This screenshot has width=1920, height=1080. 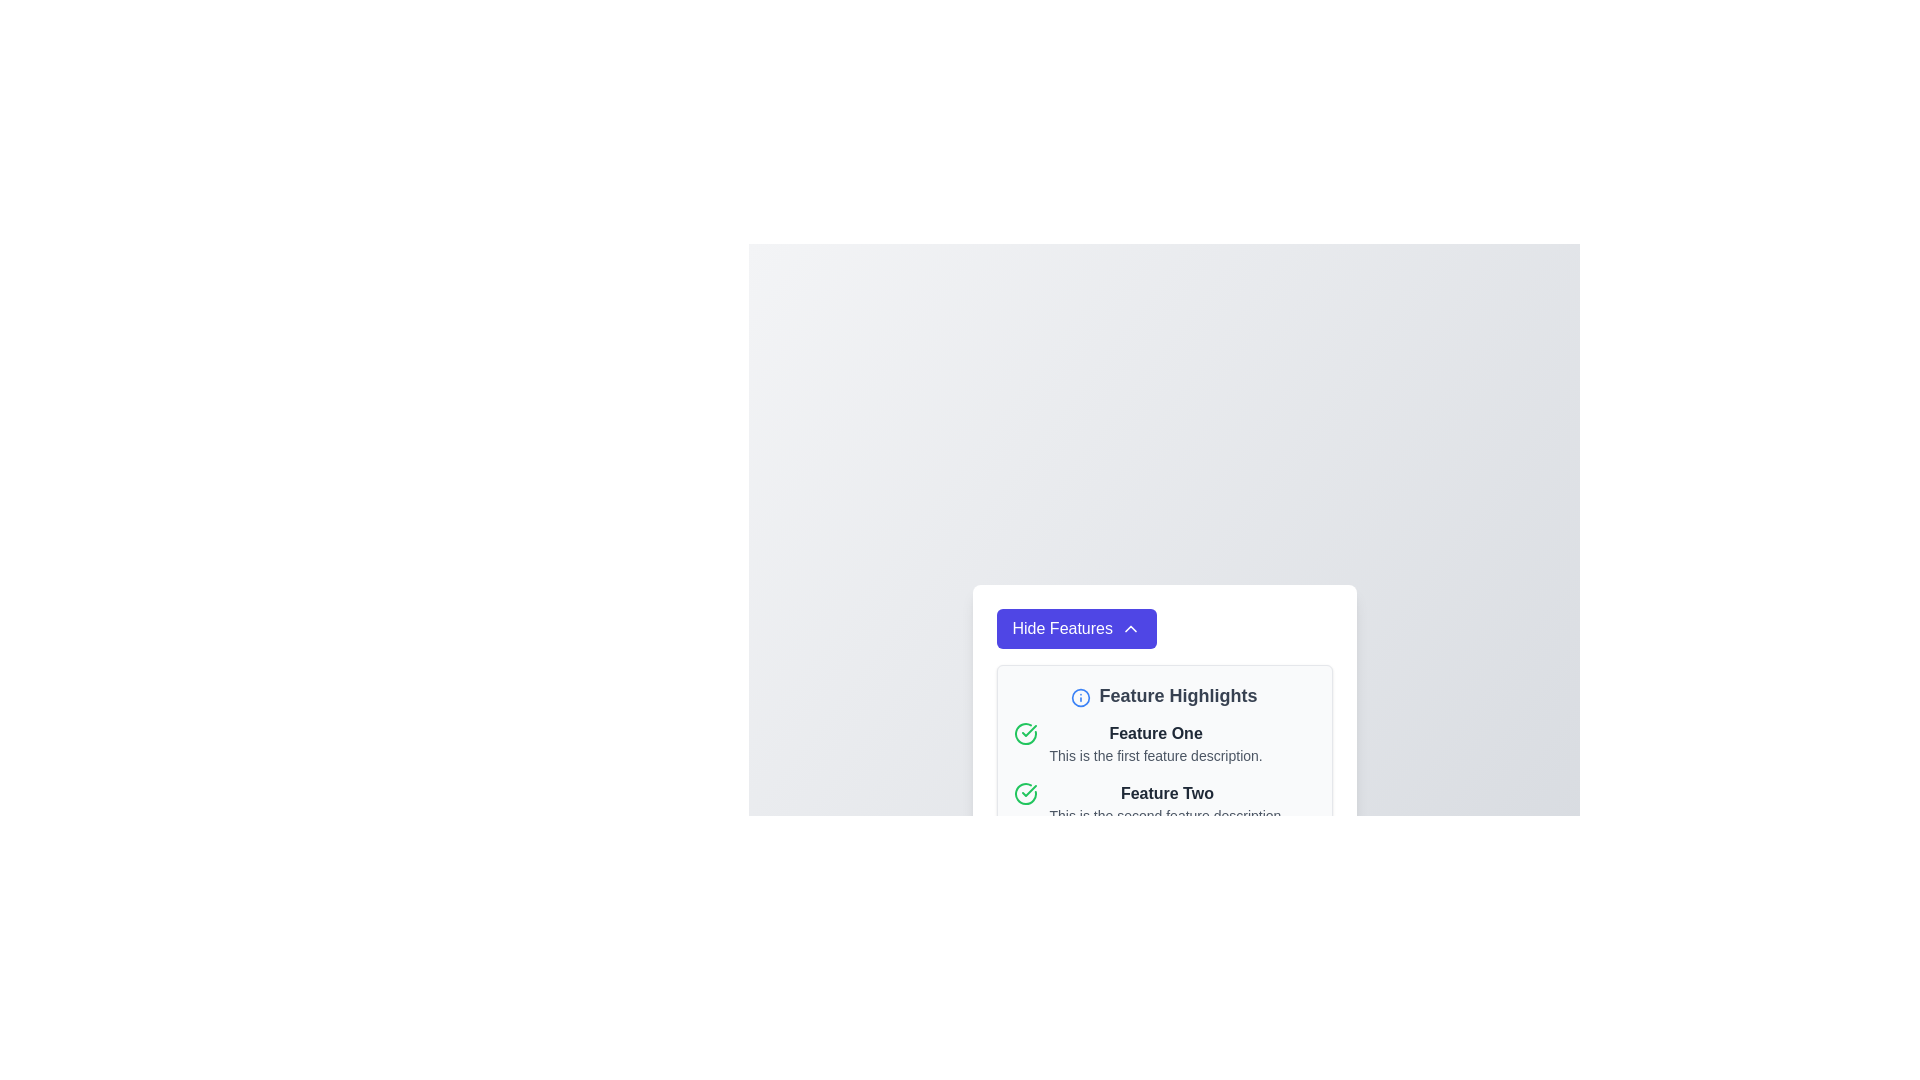 What do you see at coordinates (1025, 733) in the screenshot?
I see `the green circular icon with a checkmark inside, which represents a confirmation or success state, located to the immediate left of the text label 'Feature One'` at bounding box center [1025, 733].